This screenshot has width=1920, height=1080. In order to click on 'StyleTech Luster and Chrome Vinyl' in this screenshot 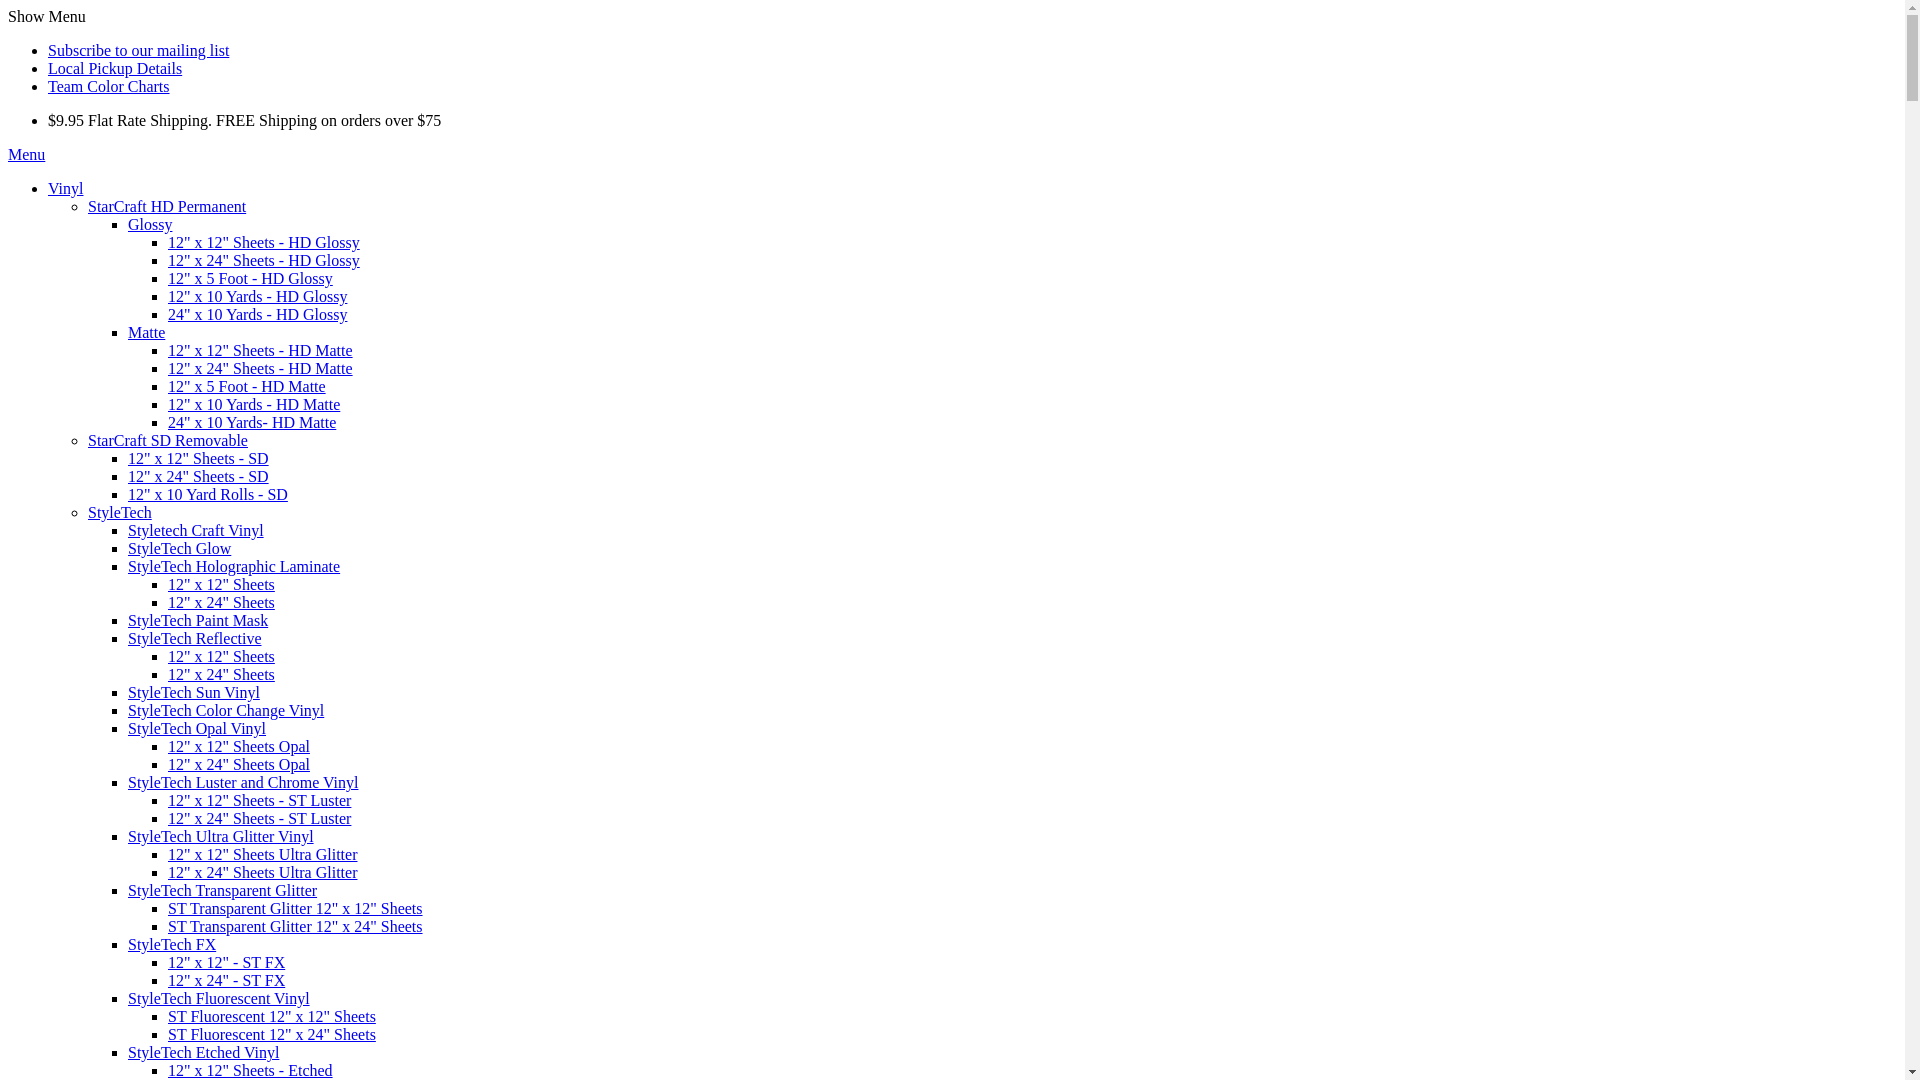, I will do `click(242, 781)`.